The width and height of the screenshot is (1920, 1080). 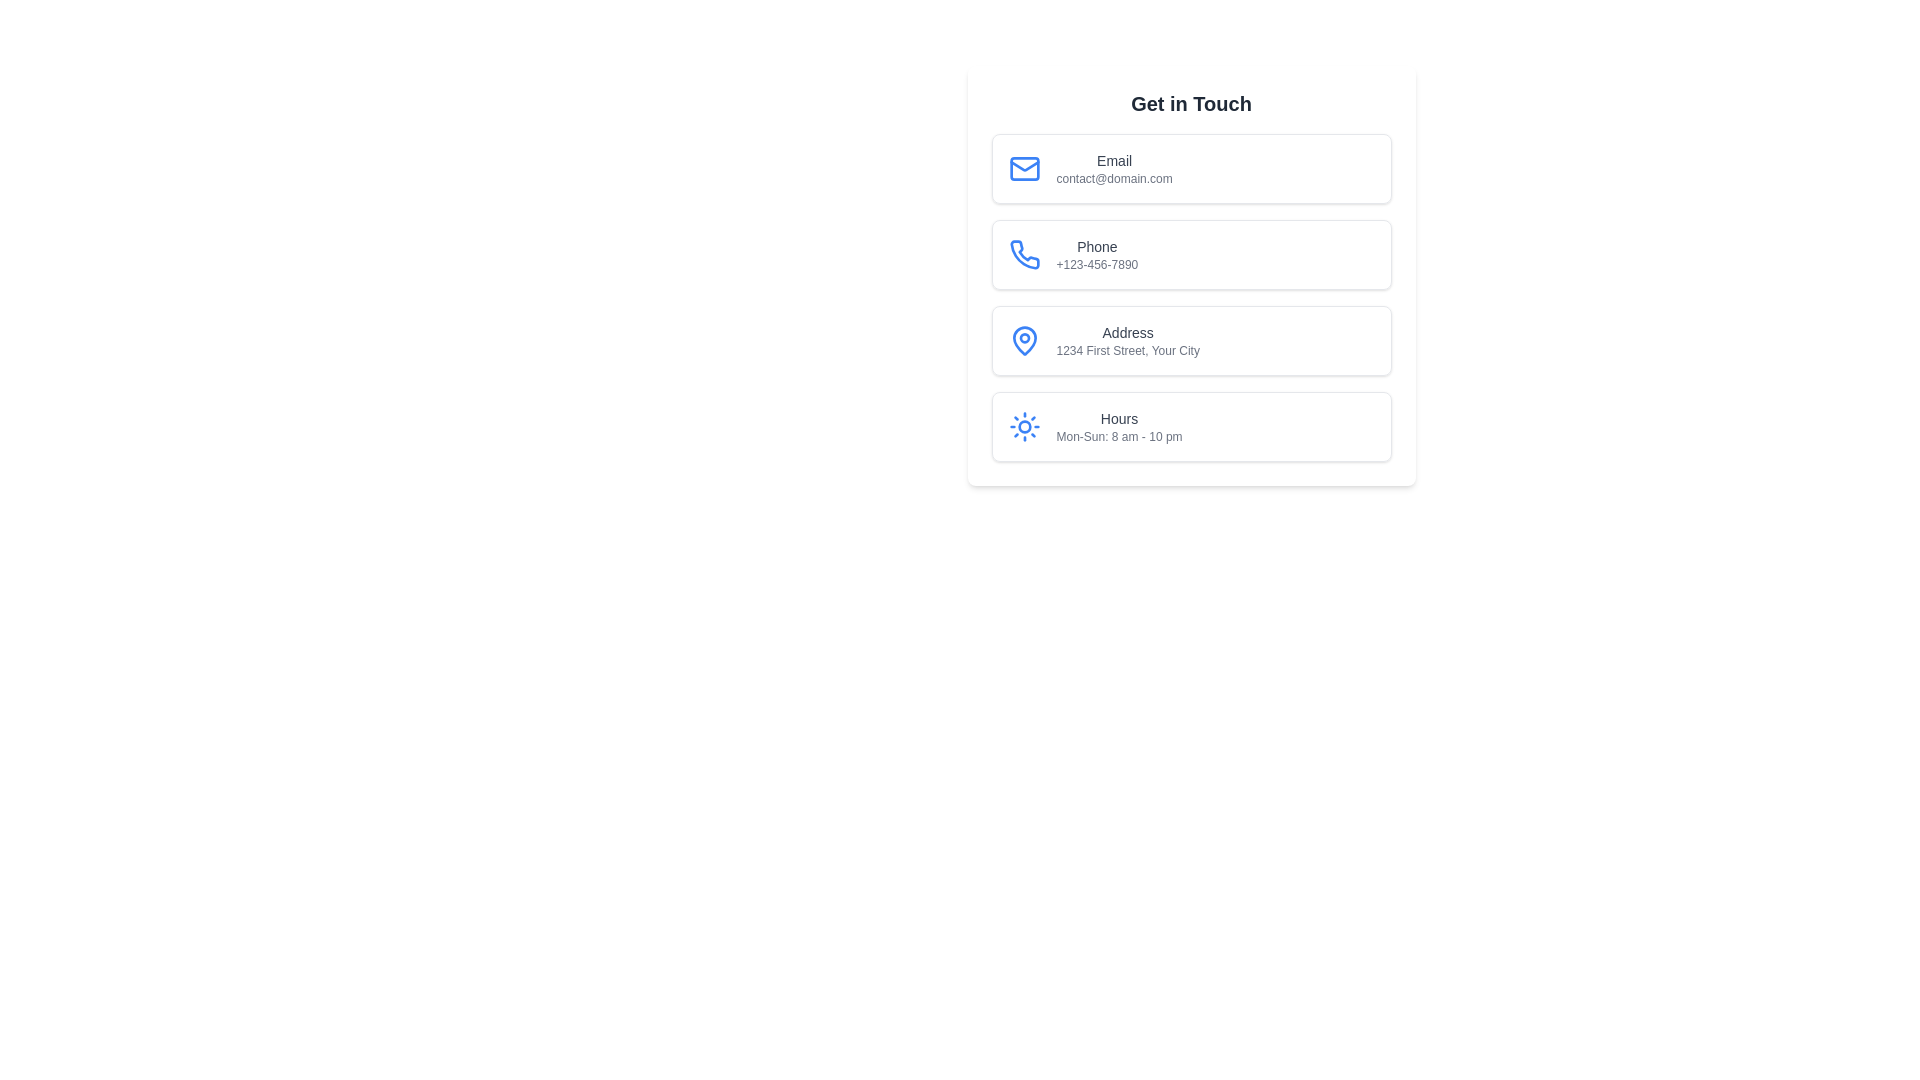 What do you see at coordinates (1096, 245) in the screenshot?
I see `the 'Phone' text label, which is styled in gray font and serves as a label for the telephone number '+123-456-7890' located in the contact information list` at bounding box center [1096, 245].